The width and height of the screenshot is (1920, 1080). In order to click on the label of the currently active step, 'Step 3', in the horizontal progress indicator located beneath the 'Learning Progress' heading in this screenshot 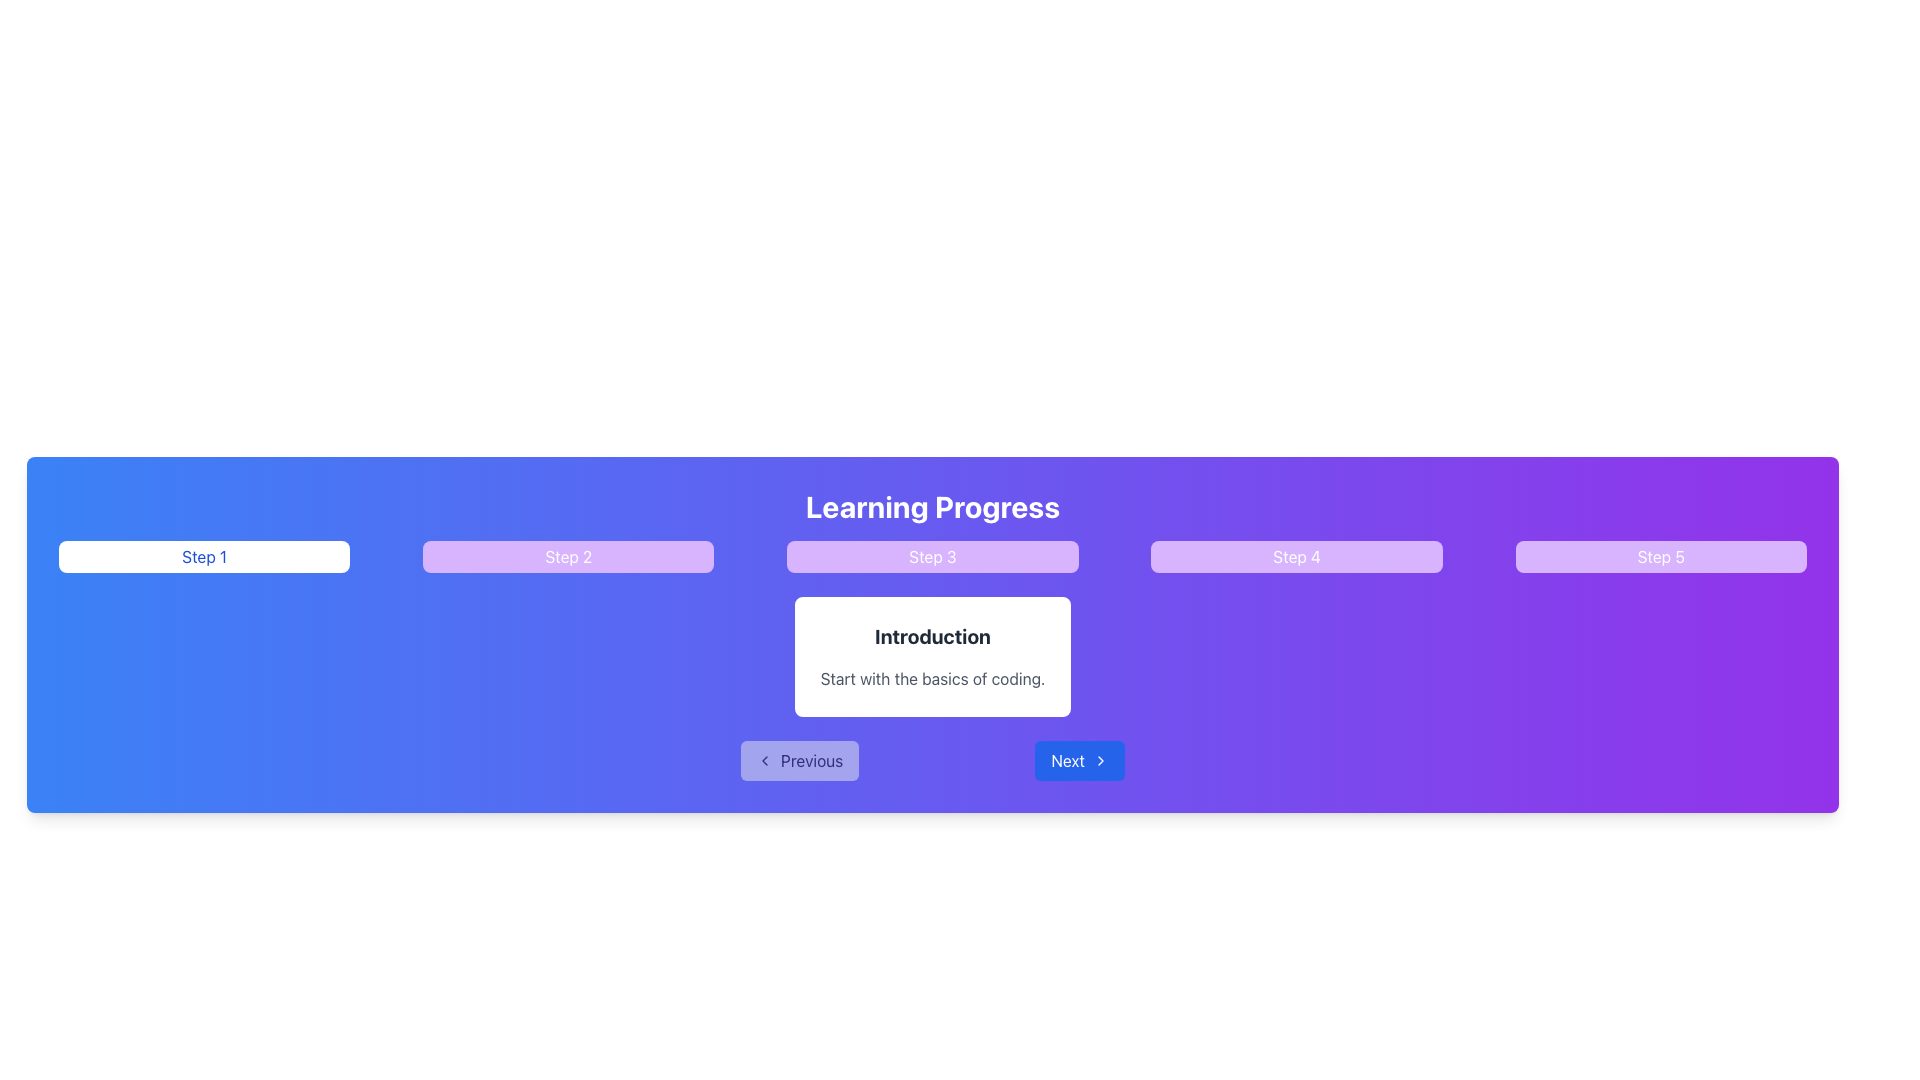, I will do `click(931, 556)`.